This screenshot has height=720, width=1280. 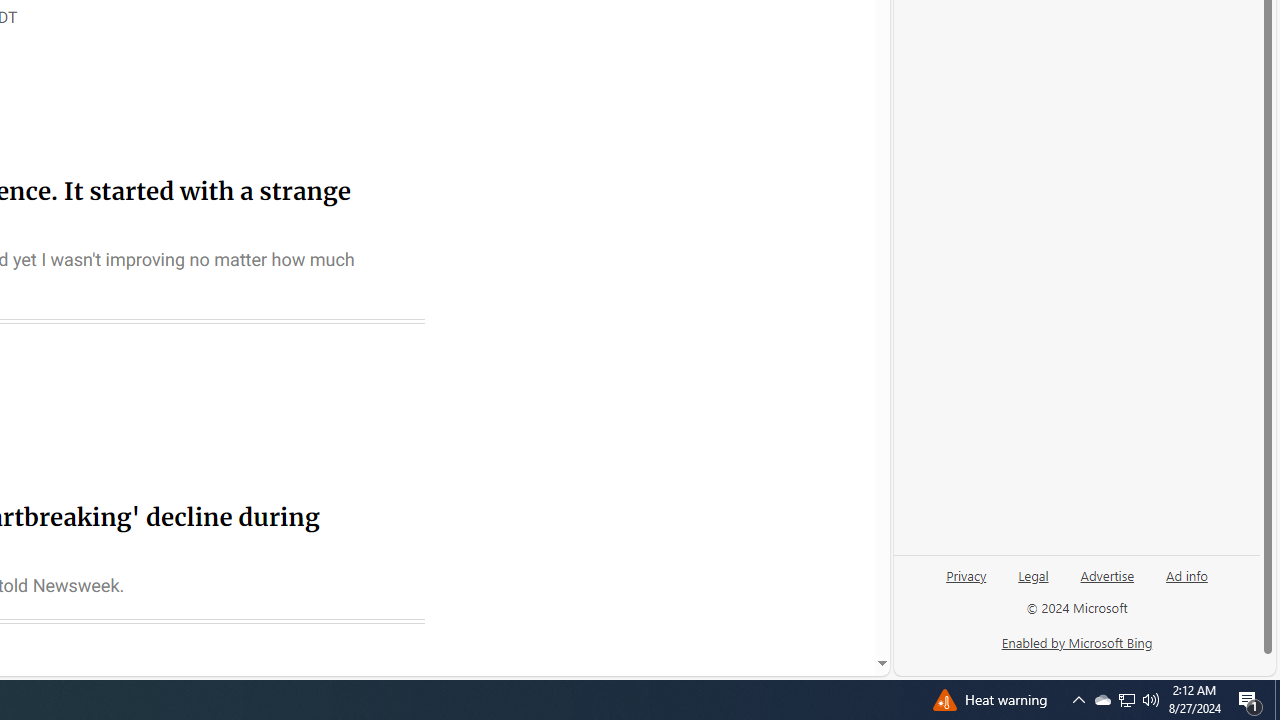 I want to click on 'Ad info', so click(x=1187, y=574).